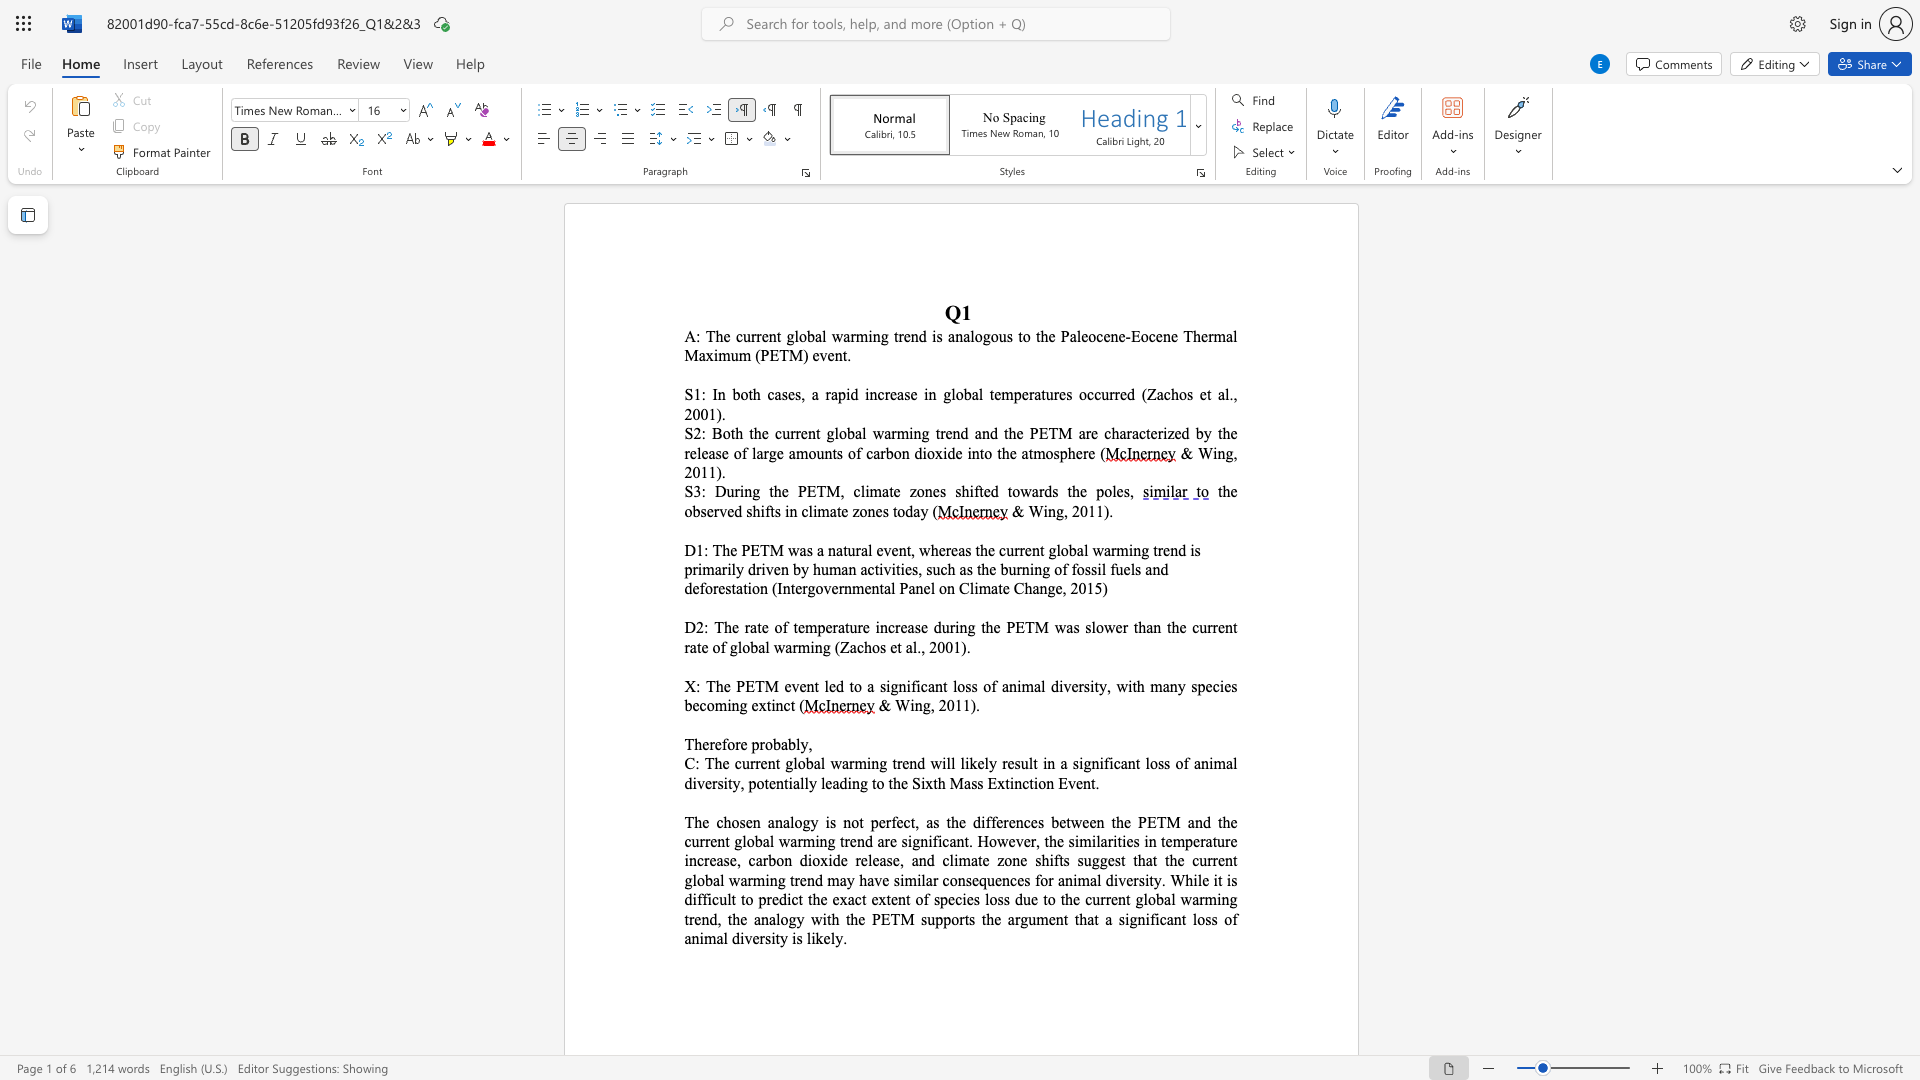 Image resolution: width=1920 pixels, height=1080 pixels. I want to click on the subset text "ct (" within the text "X: The PETM event led to a significant loss of animal diversity, with many species becoming extinct (", so click(782, 704).